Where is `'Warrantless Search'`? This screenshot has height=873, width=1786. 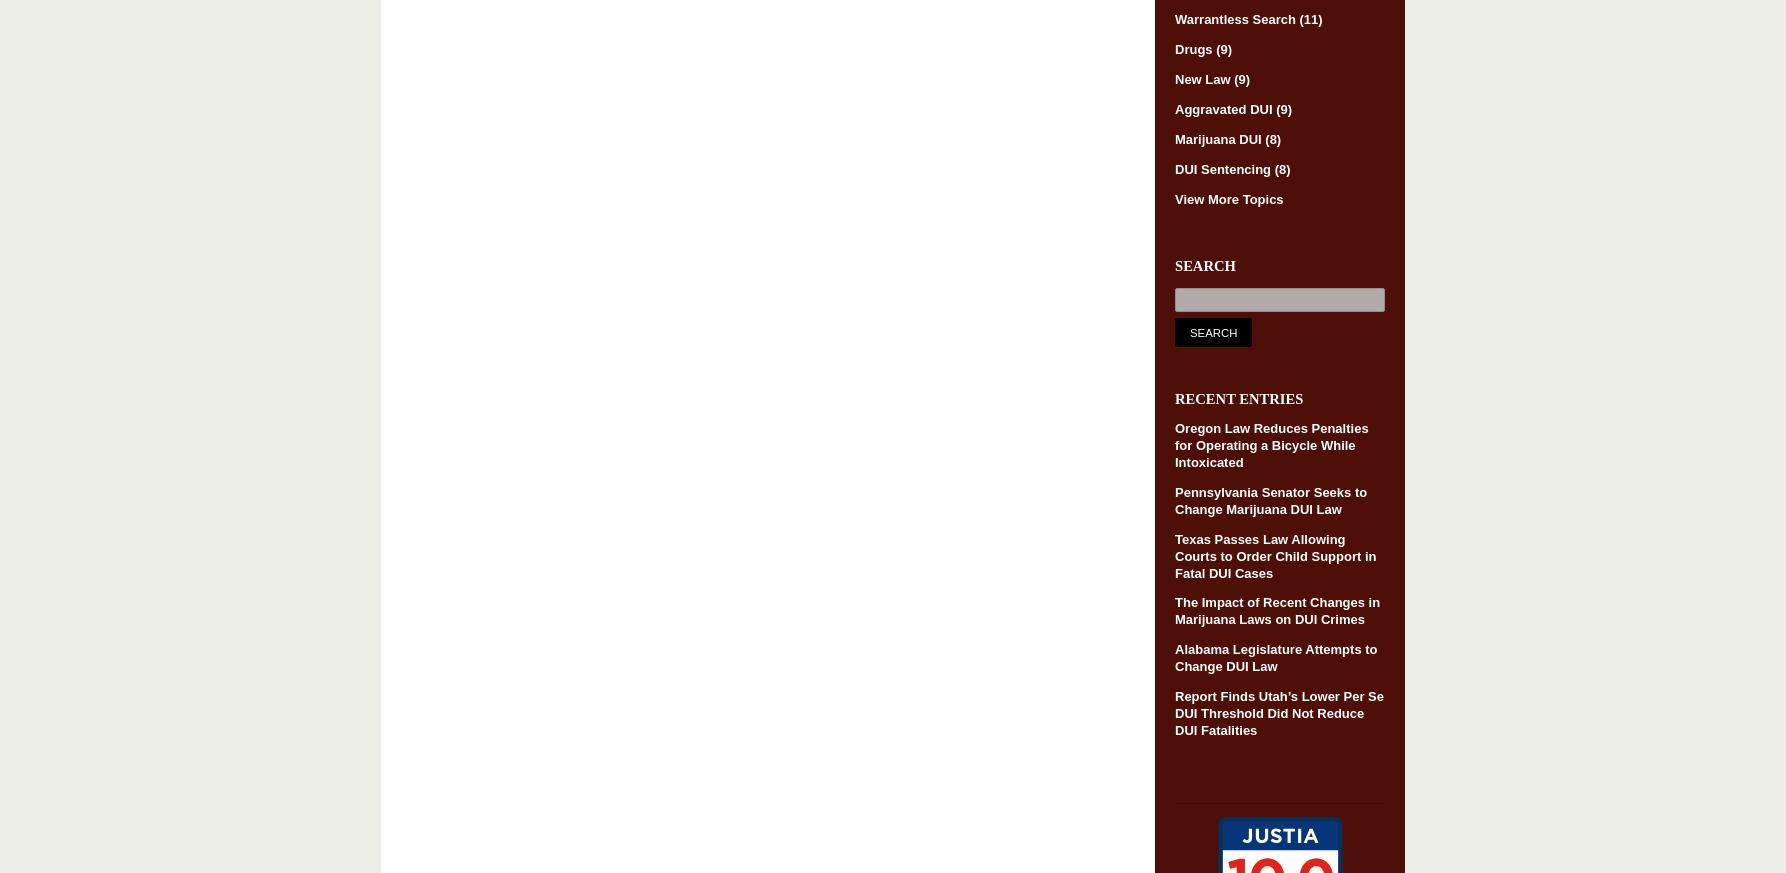
'Warrantless Search' is located at coordinates (1236, 18).